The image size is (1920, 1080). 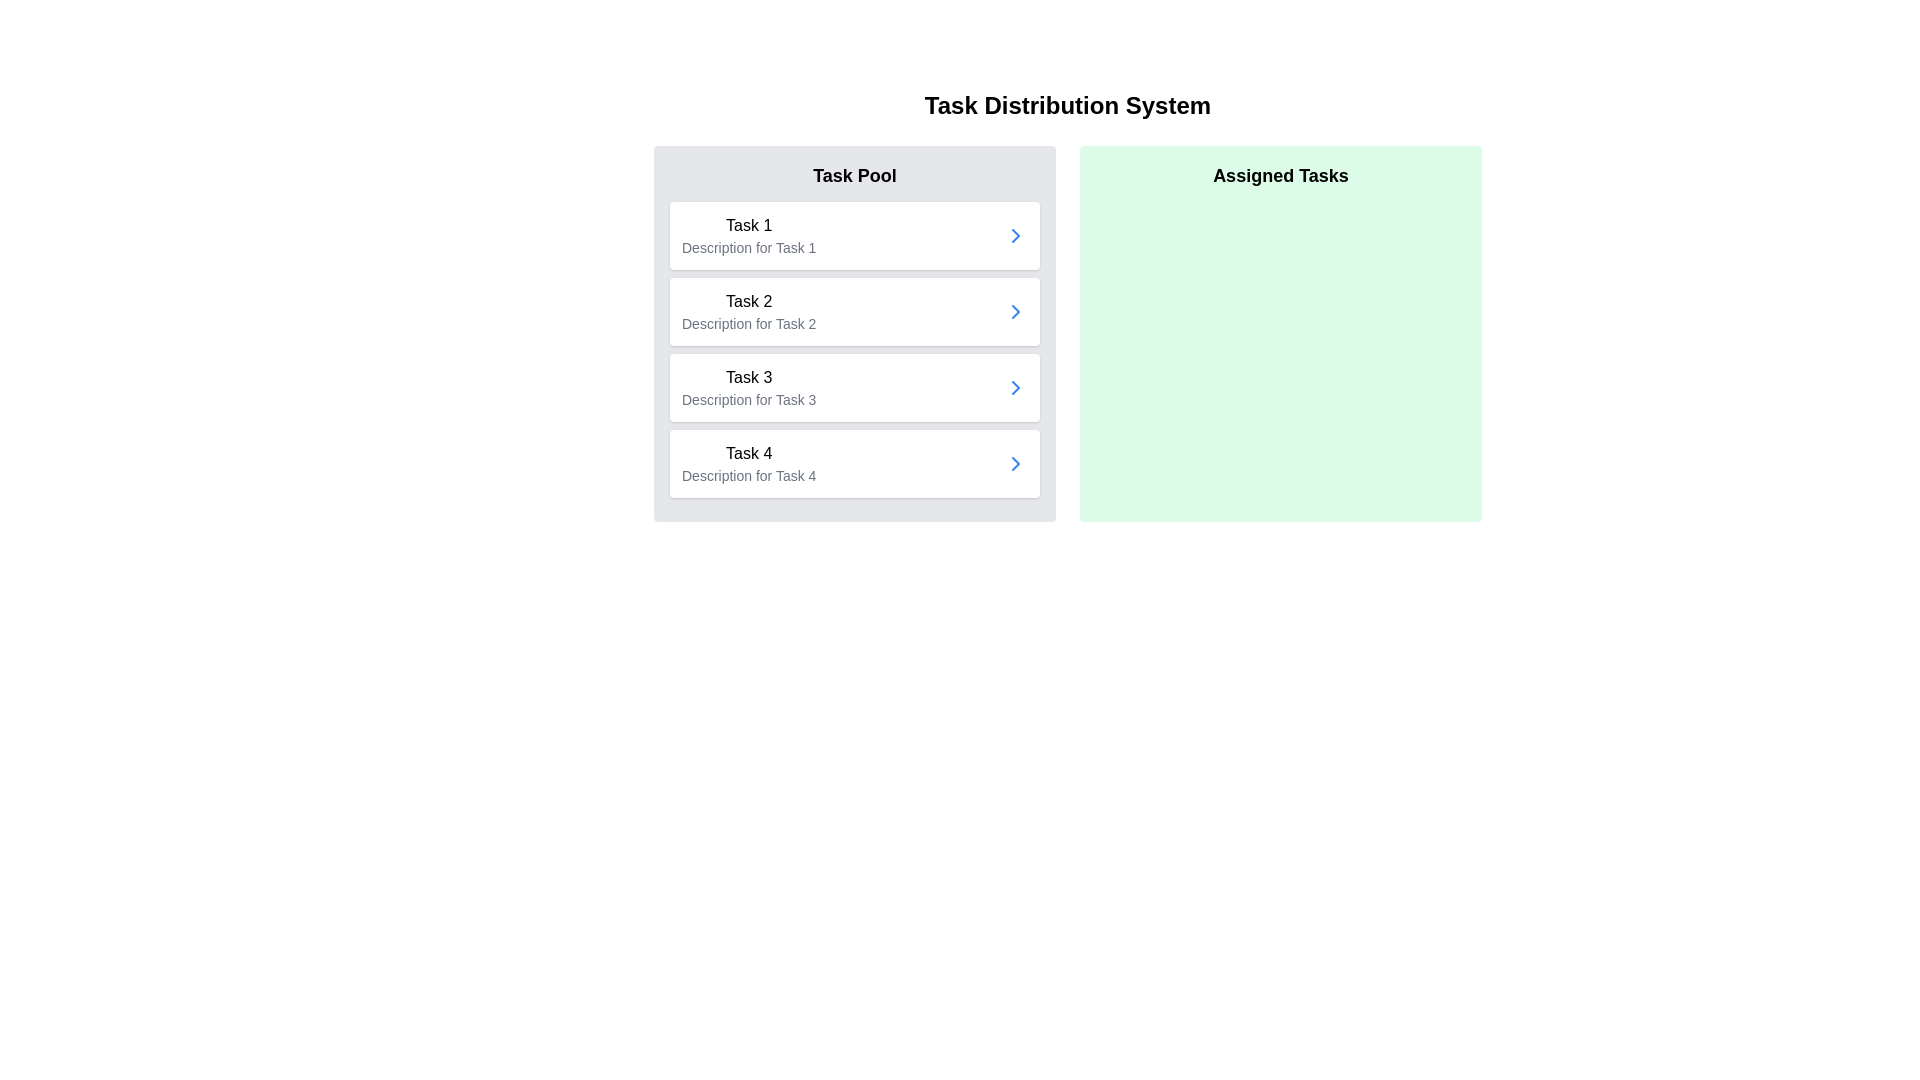 What do you see at coordinates (1016, 388) in the screenshot?
I see `the third chevron icon in the 'Task Pool' list associated with the 'Task 3' card` at bounding box center [1016, 388].